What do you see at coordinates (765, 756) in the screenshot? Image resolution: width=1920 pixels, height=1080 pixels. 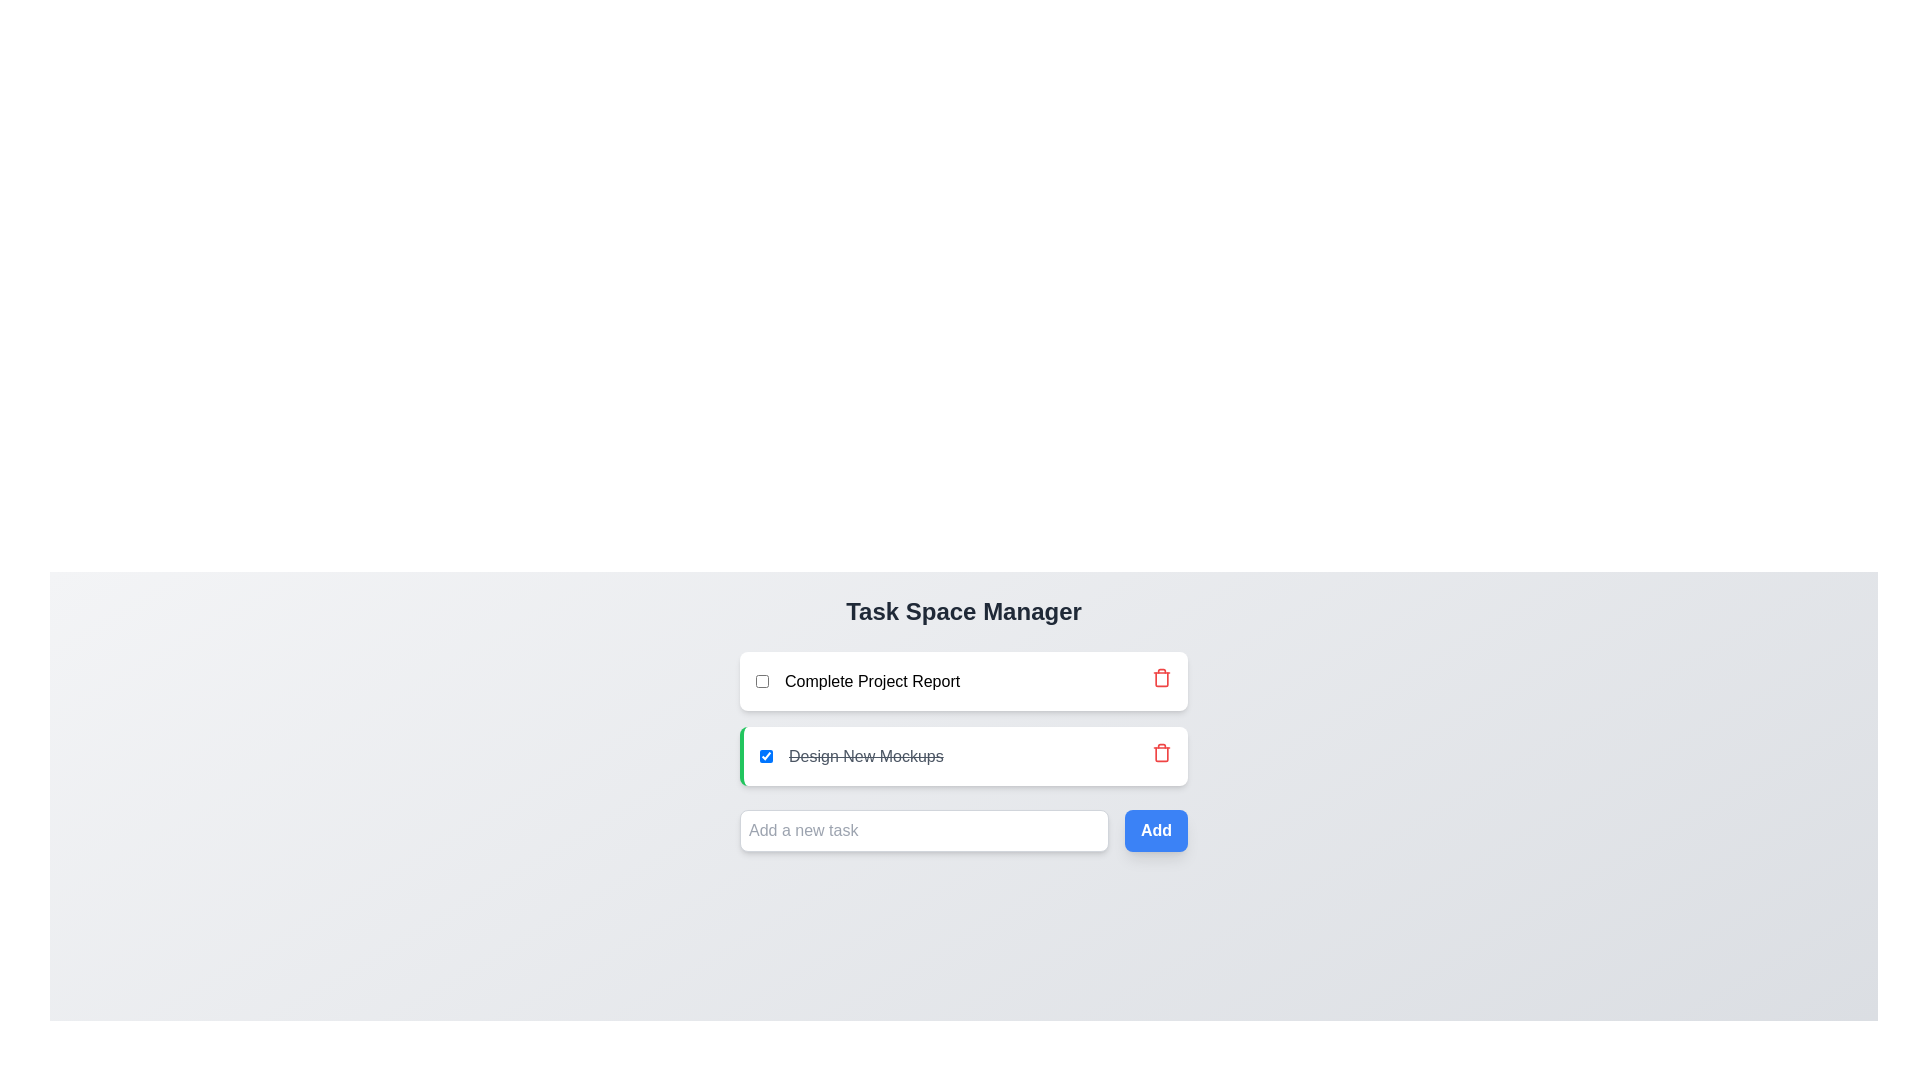 I see `the checkbox to check or uncheck the task 'Design New Mockups' located to the left of the corresponding text` at bounding box center [765, 756].